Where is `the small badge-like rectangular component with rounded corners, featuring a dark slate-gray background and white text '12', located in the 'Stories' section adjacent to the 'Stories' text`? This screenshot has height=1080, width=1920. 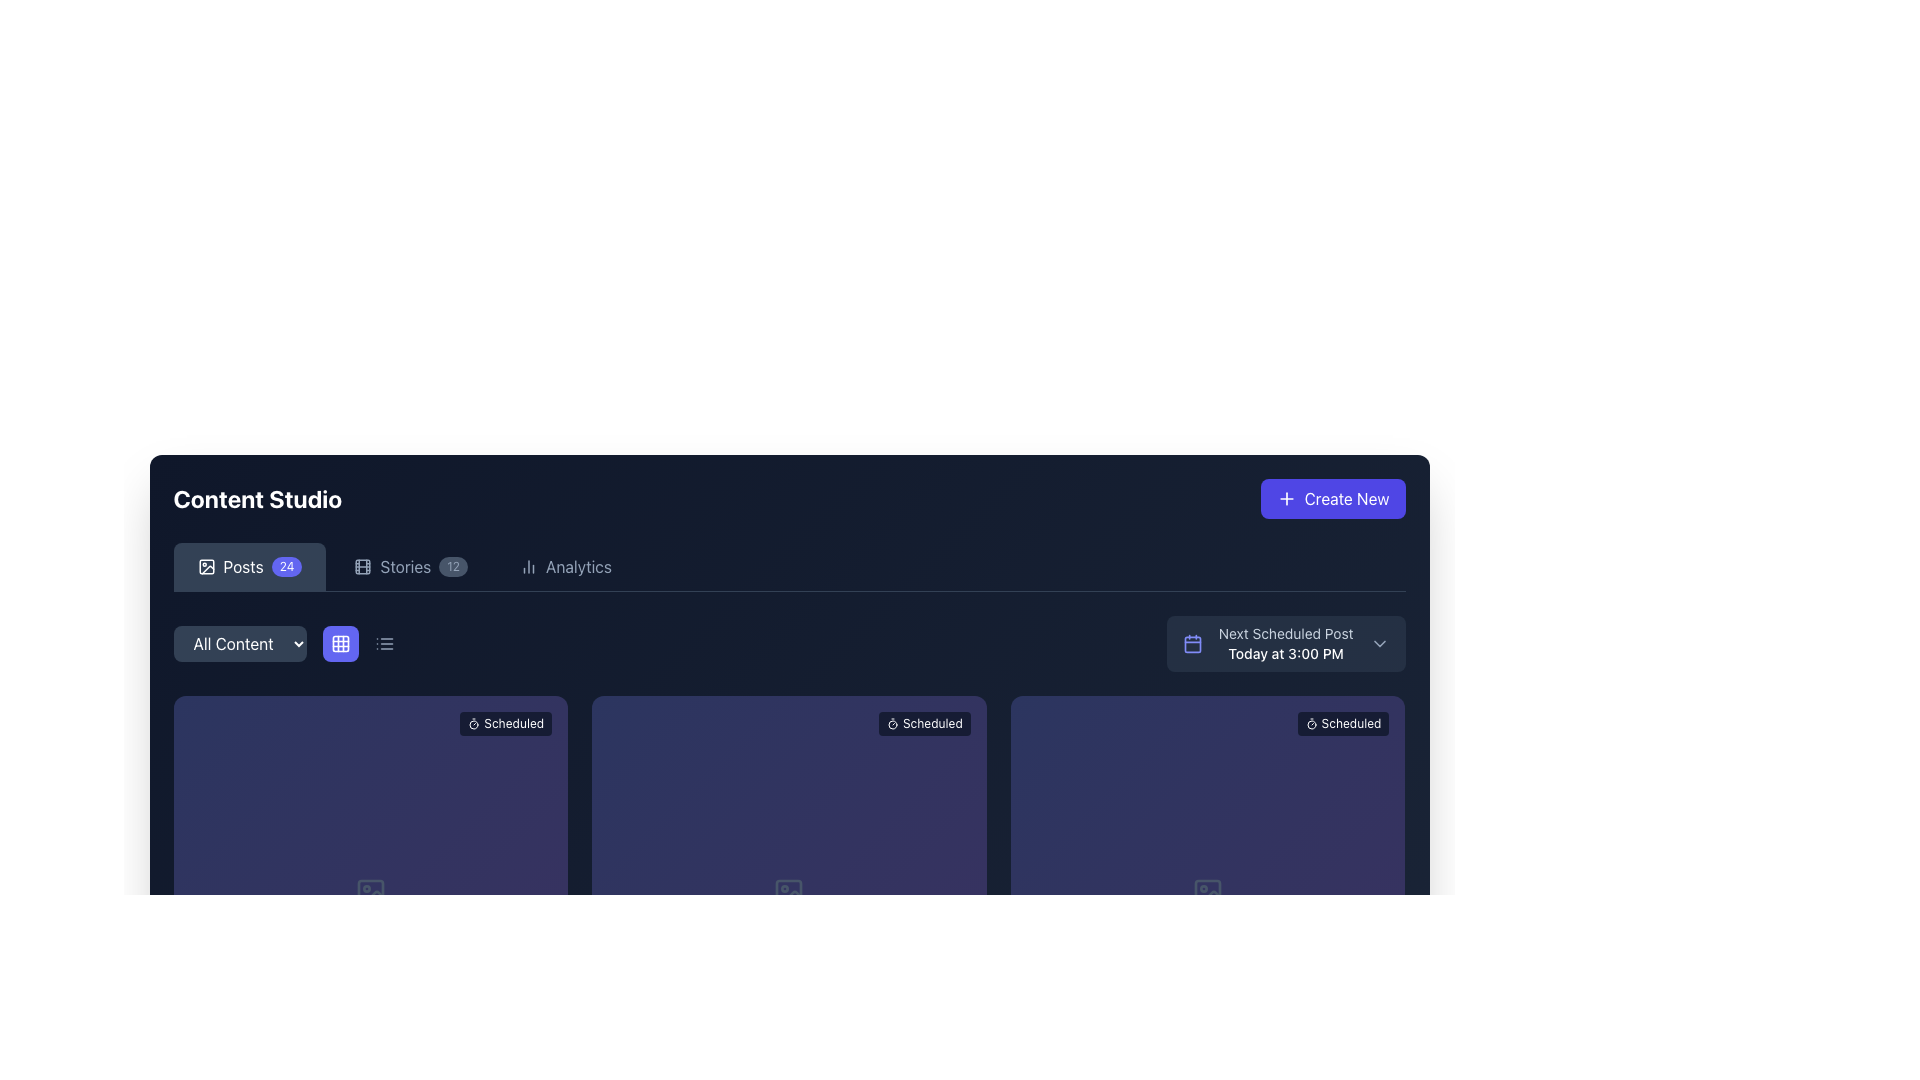 the small badge-like rectangular component with rounded corners, featuring a dark slate-gray background and white text '12', located in the 'Stories' section adjacent to the 'Stories' text is located at coordinates (452, 567).